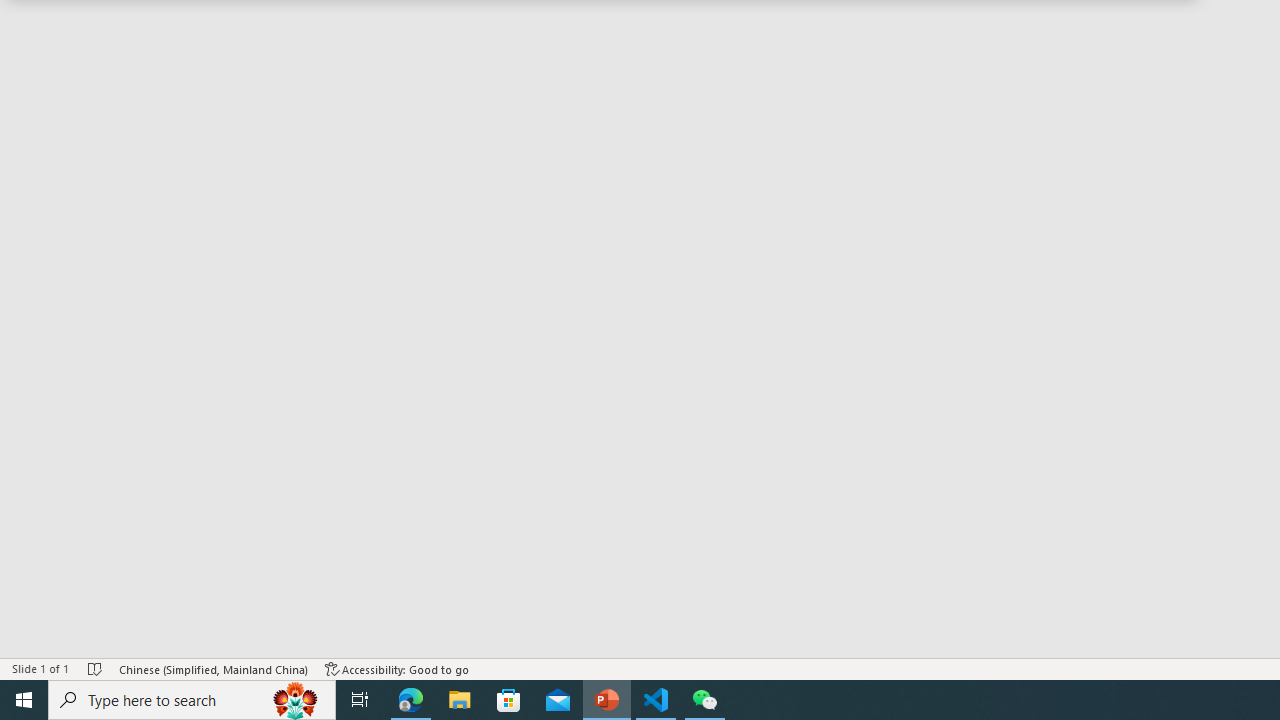  Describe the element at coordinates (95, 669) in the screenshot. I see `'Spell Check No Errors'` at that location.